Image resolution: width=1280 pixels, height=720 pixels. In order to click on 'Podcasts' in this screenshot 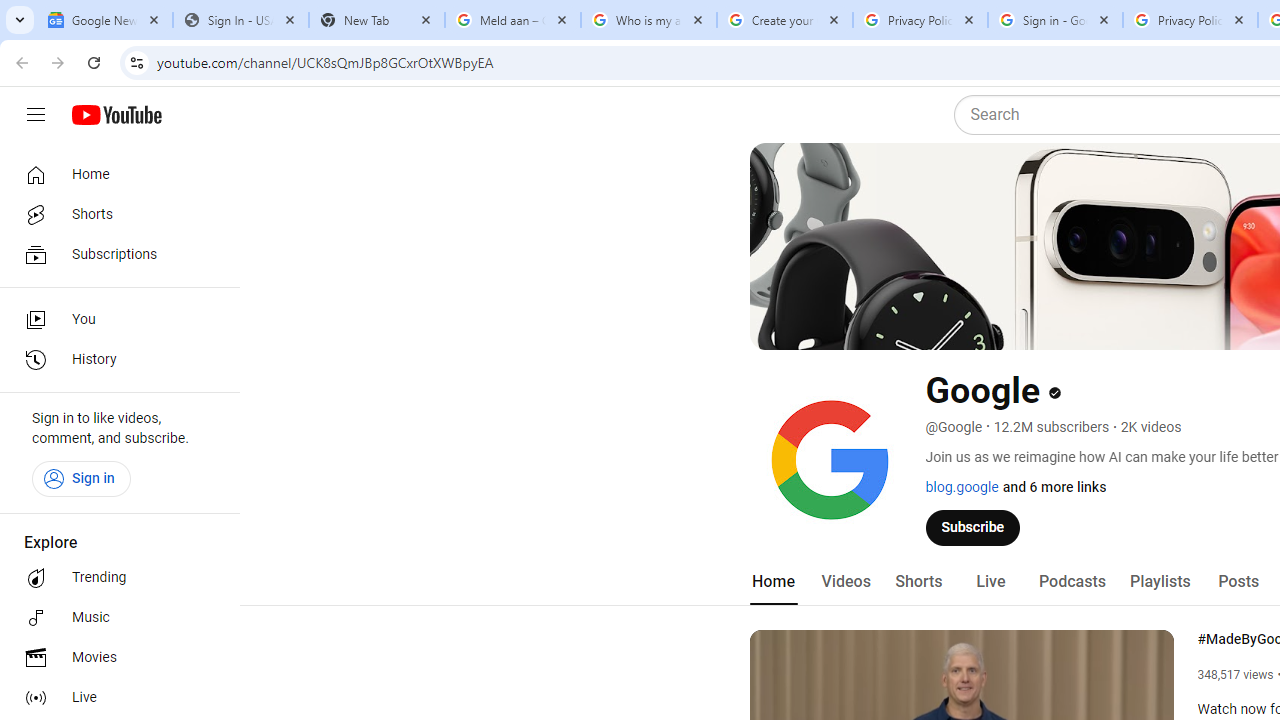, I will do `click(1071, 581)`.